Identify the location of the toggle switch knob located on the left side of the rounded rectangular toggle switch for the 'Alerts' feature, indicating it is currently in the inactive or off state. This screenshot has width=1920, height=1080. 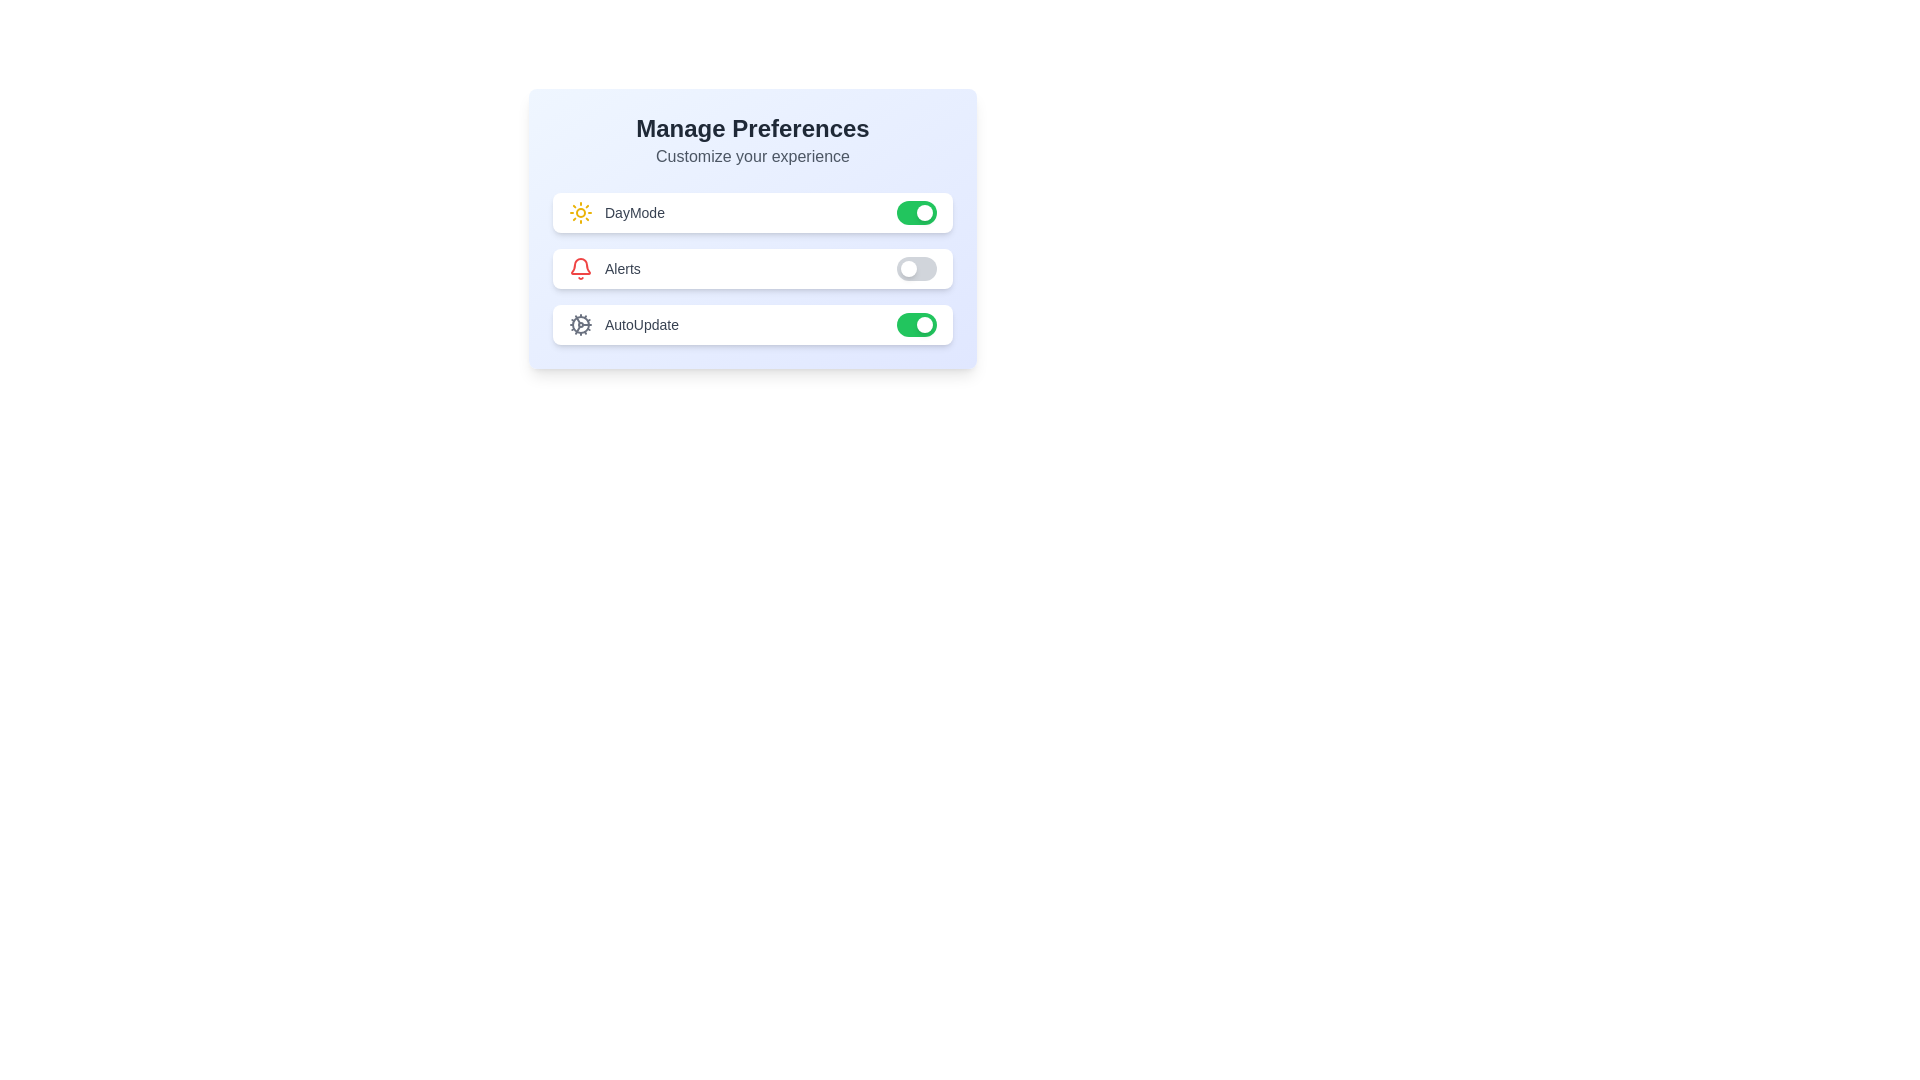
(907, 268).